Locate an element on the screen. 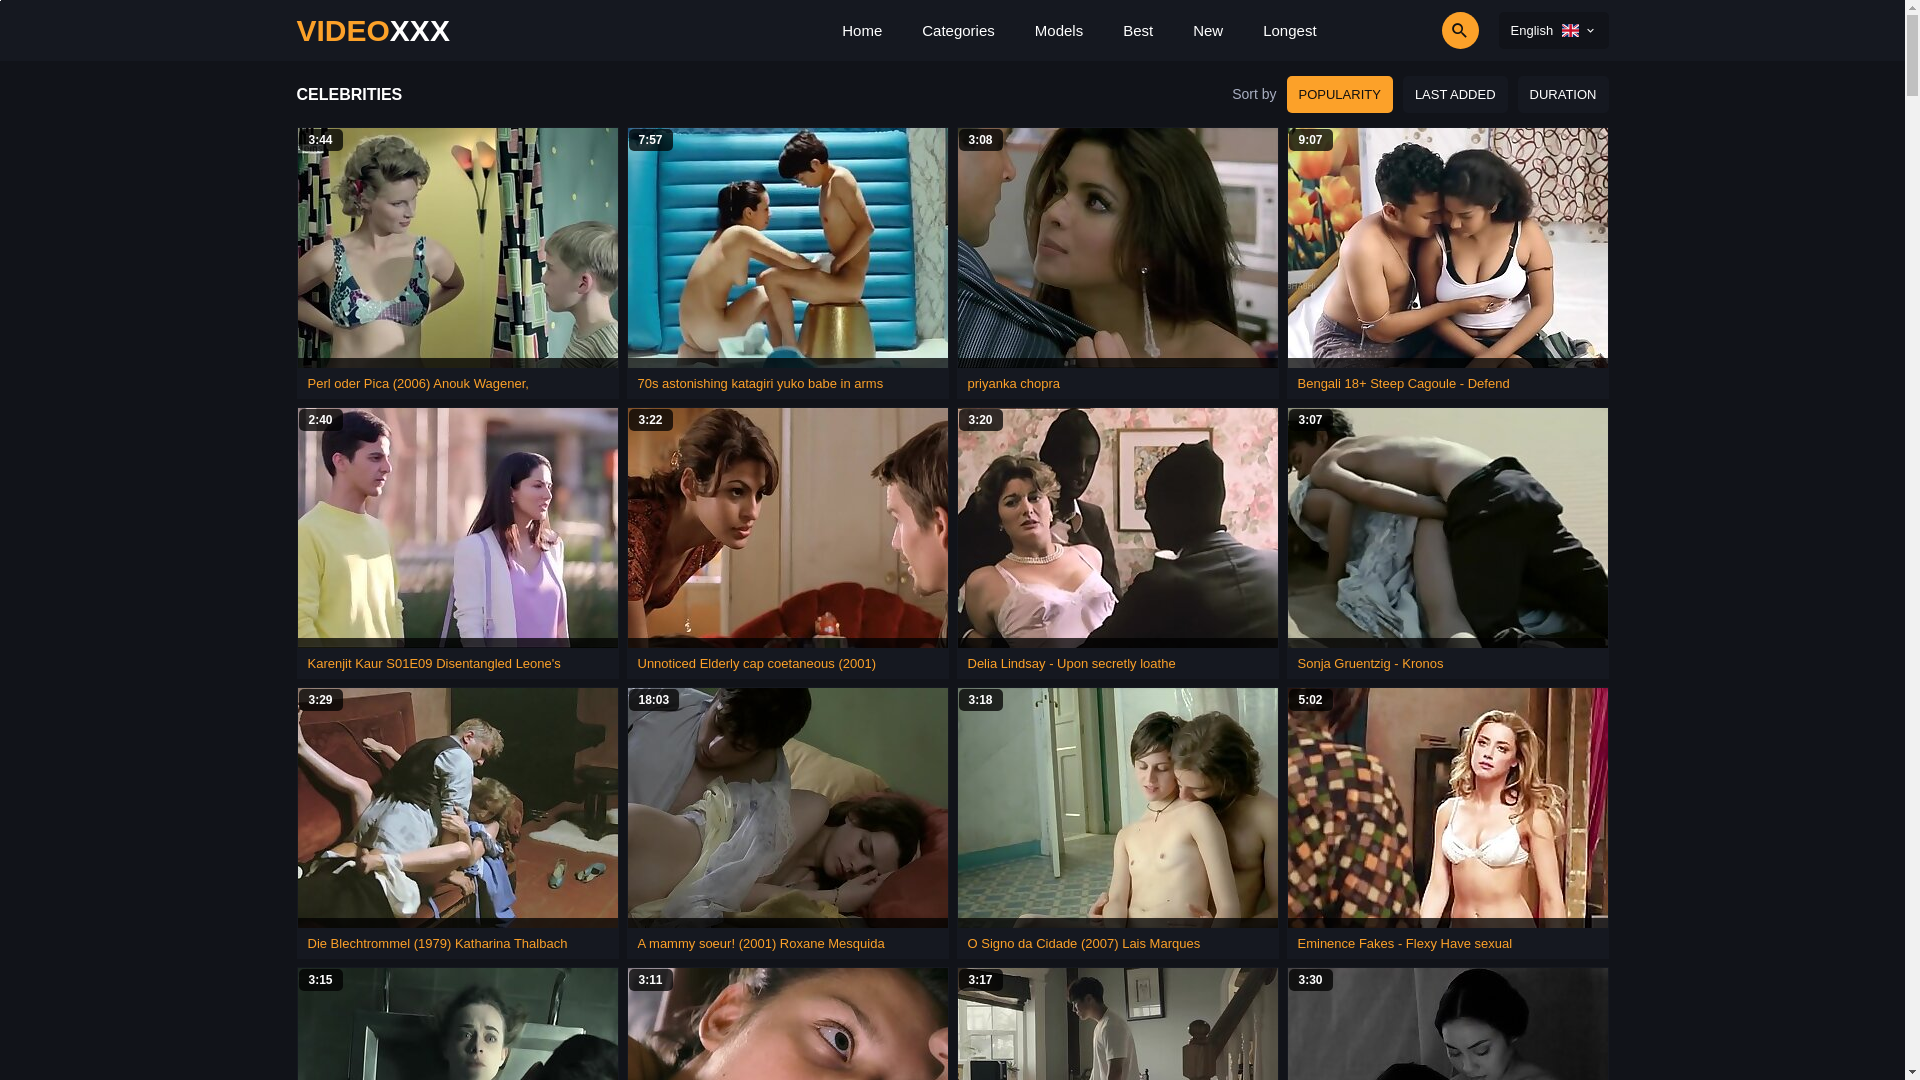 This screenshot has height=1080, width=1920. 'Categories' is located at coordinates (957, 30).